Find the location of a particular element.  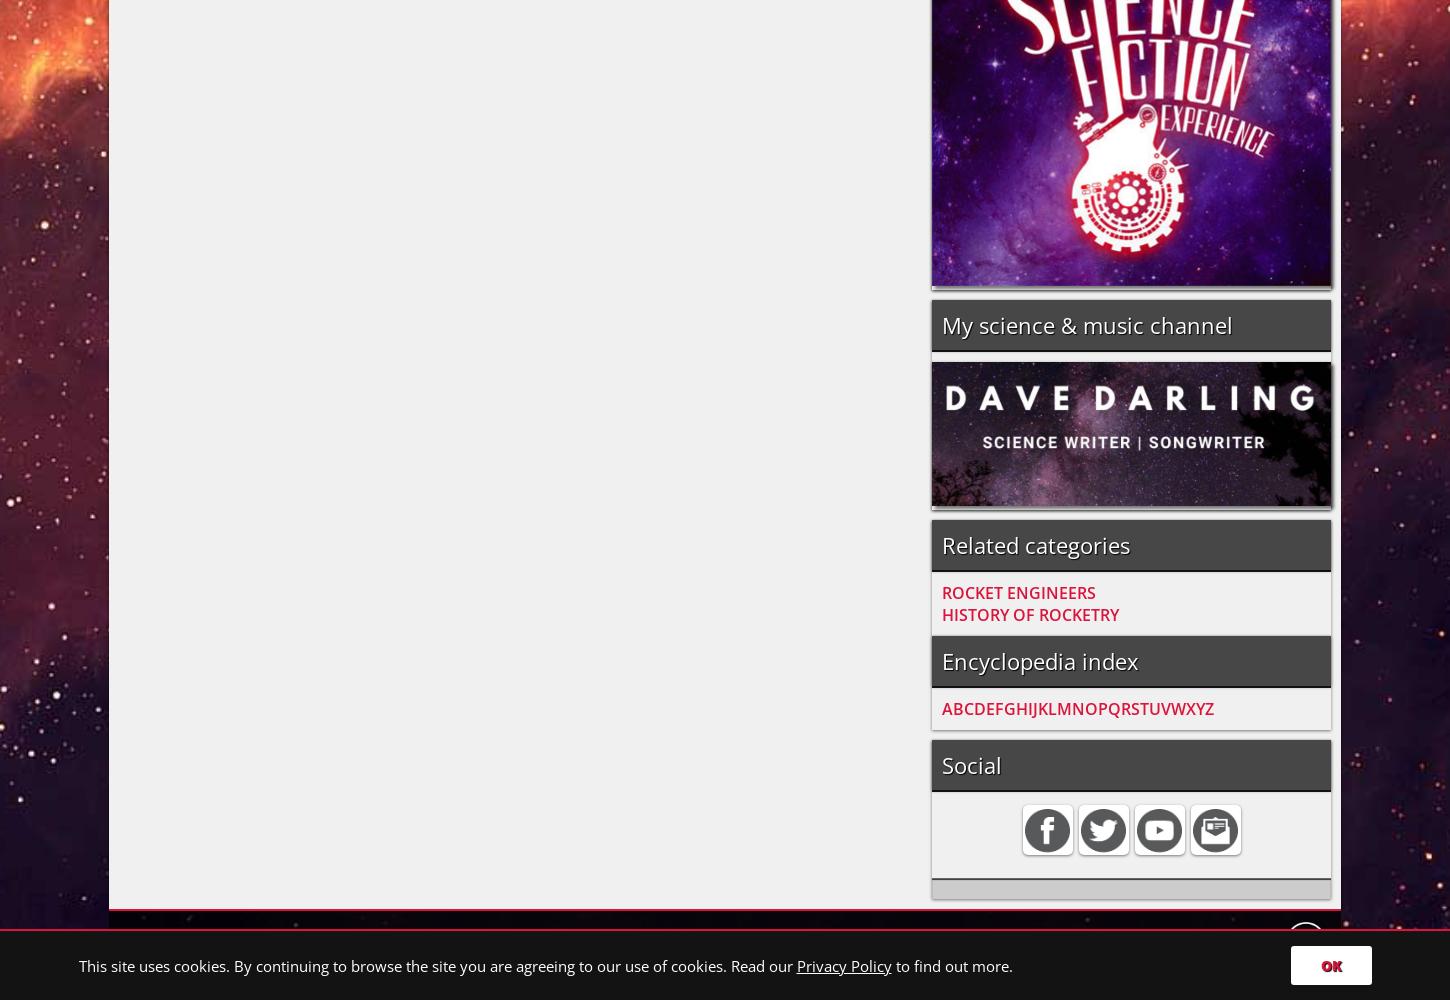

'E' is located at coordinates (990, 707).